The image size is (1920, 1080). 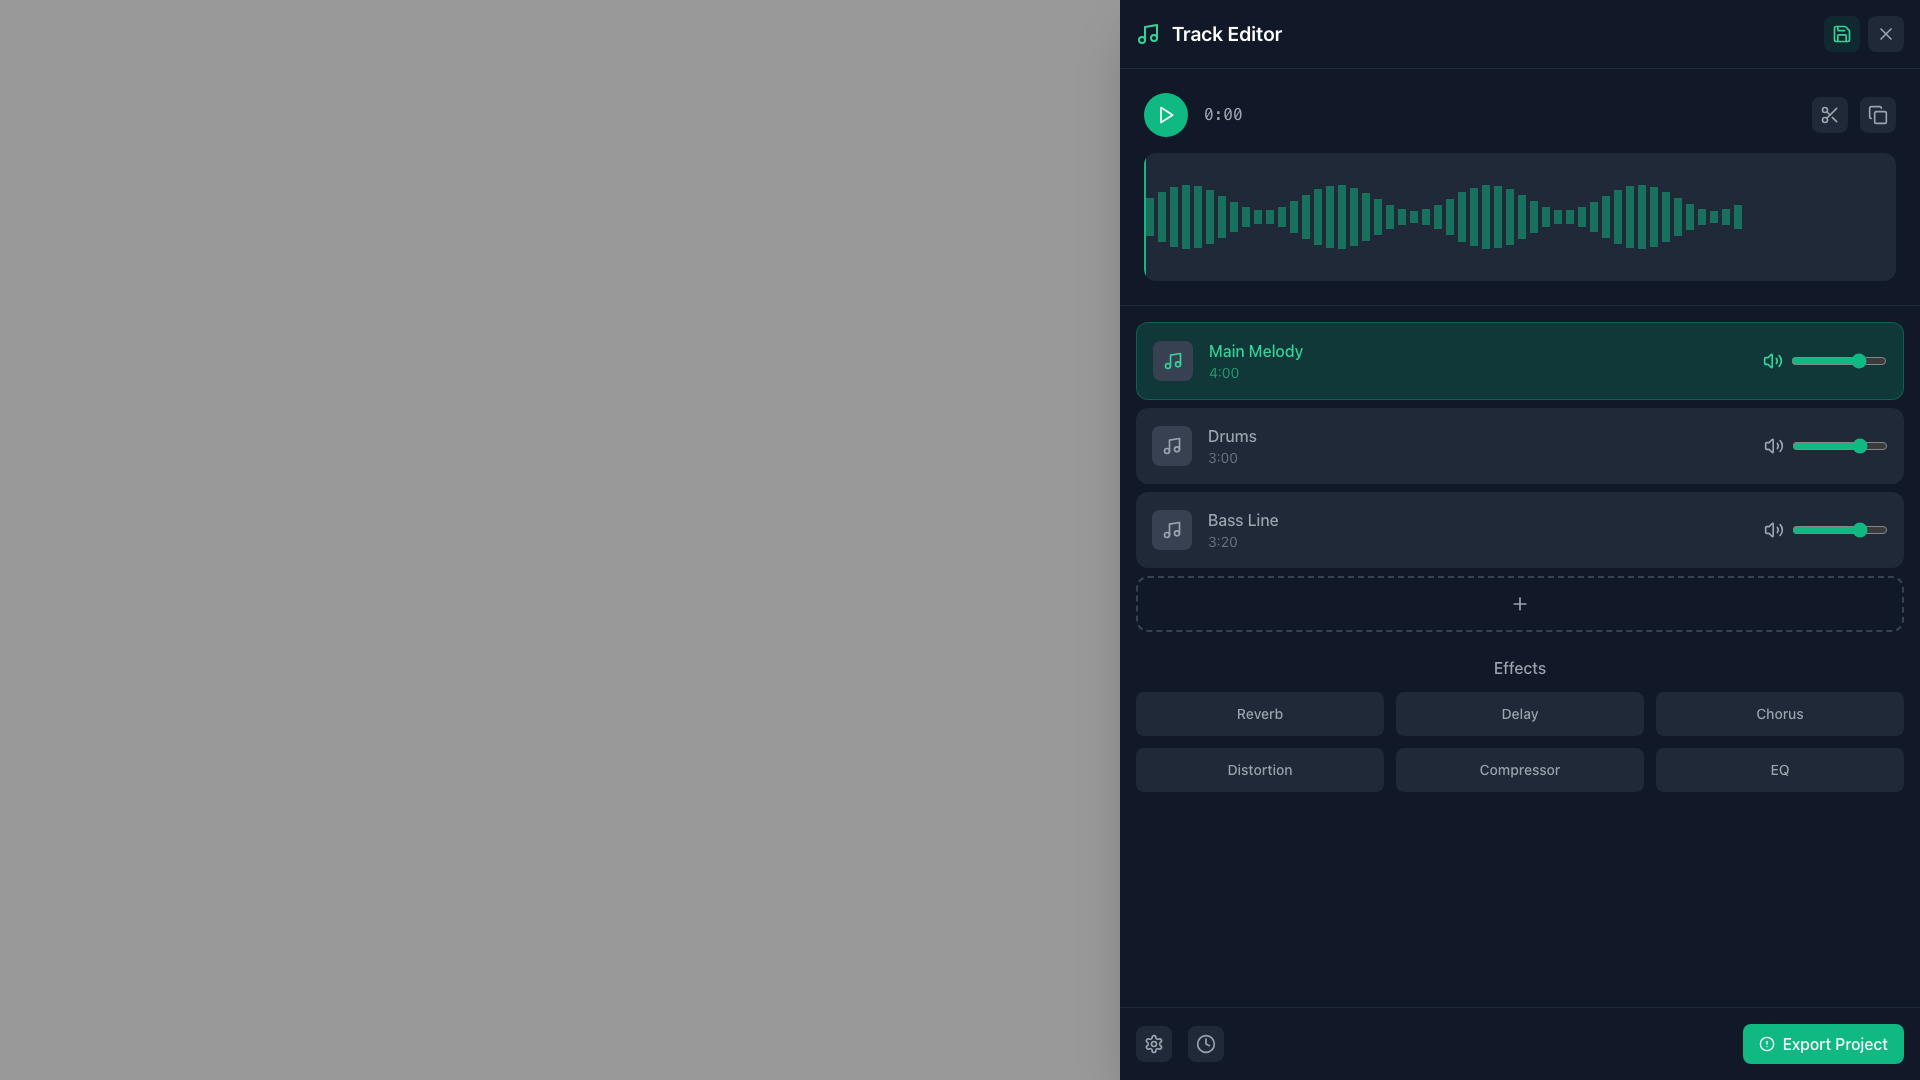 What do you see at coordinates (1342, 216) in the screenshot?
I see `the 17th vertical bar in the audio waveform that indicates the current playback or editing position` at bounding box center [1342, 216].